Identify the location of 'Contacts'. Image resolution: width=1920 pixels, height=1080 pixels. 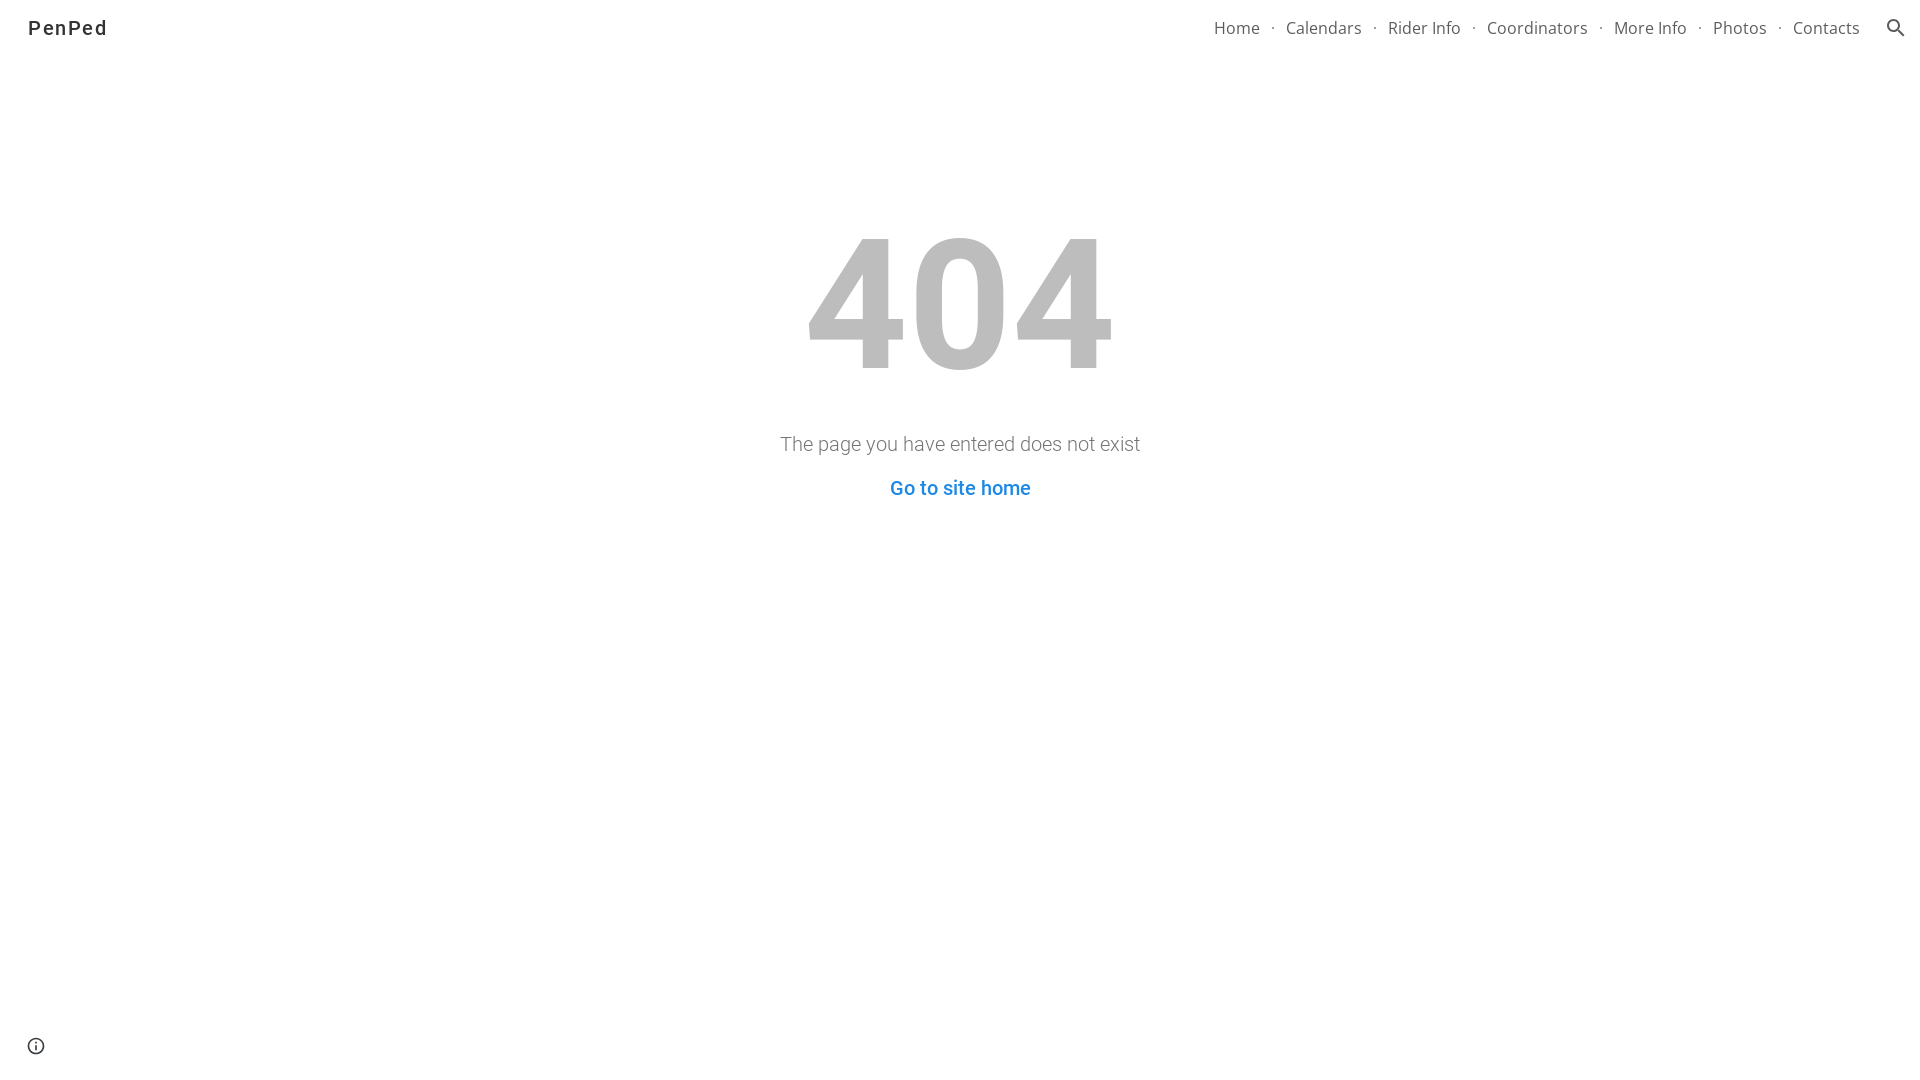
(1793, 27).